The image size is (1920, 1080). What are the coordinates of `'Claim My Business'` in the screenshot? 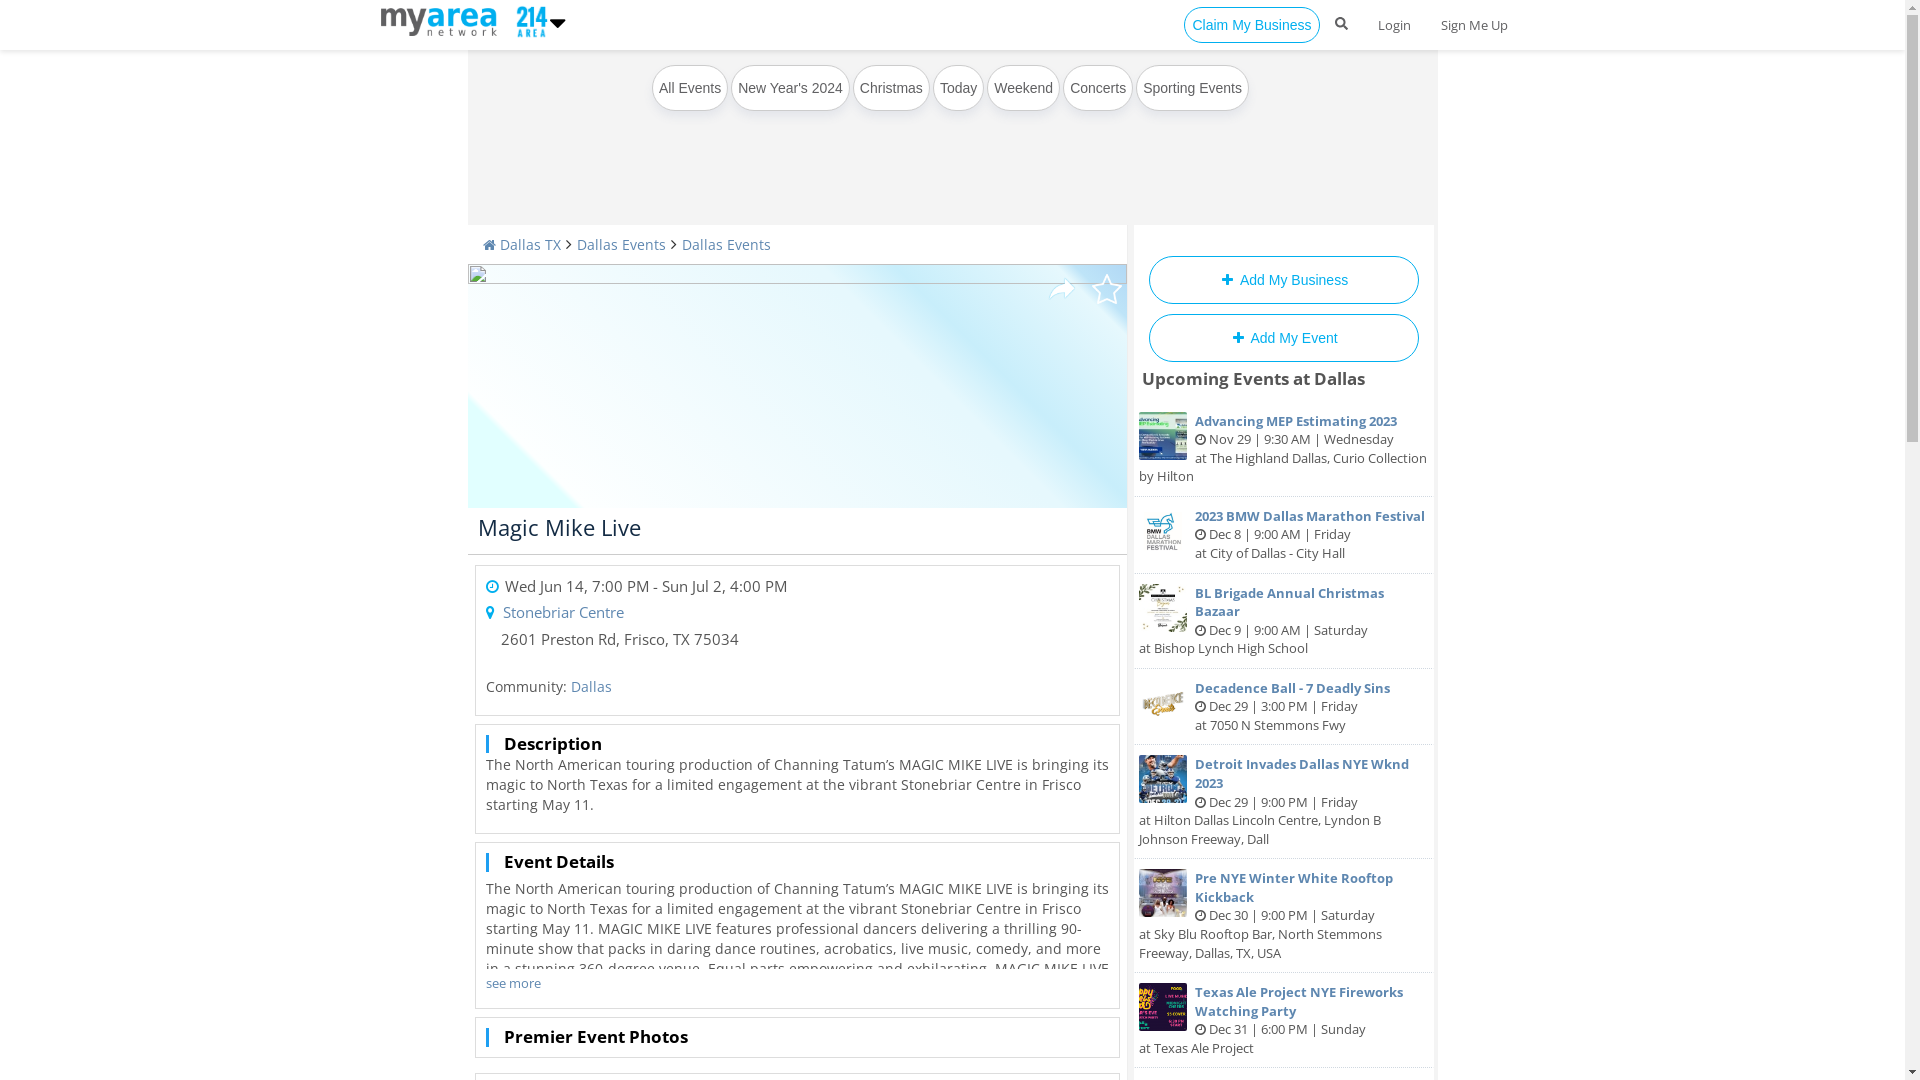 It's located at (1250, 24).